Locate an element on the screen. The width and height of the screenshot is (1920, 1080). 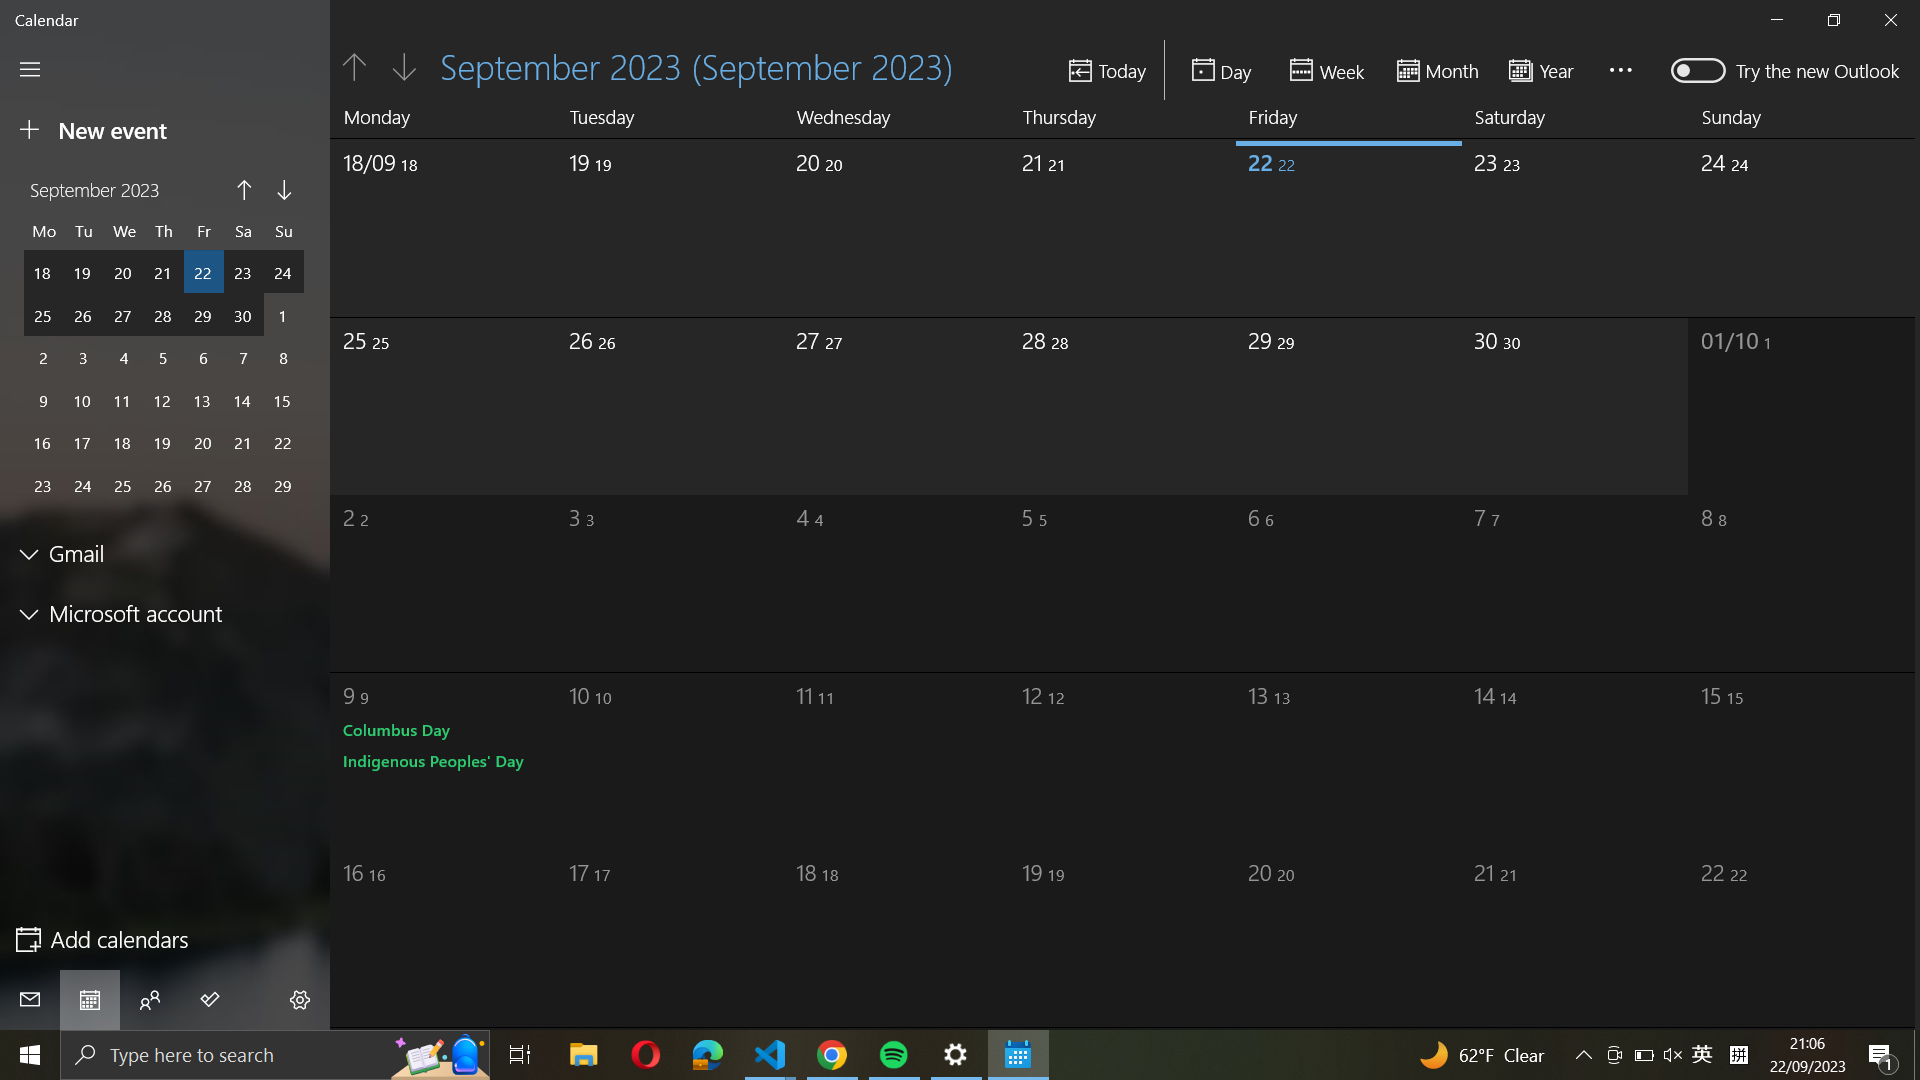
Network with others through the calendar functionality is located at coordinates (149, 999).